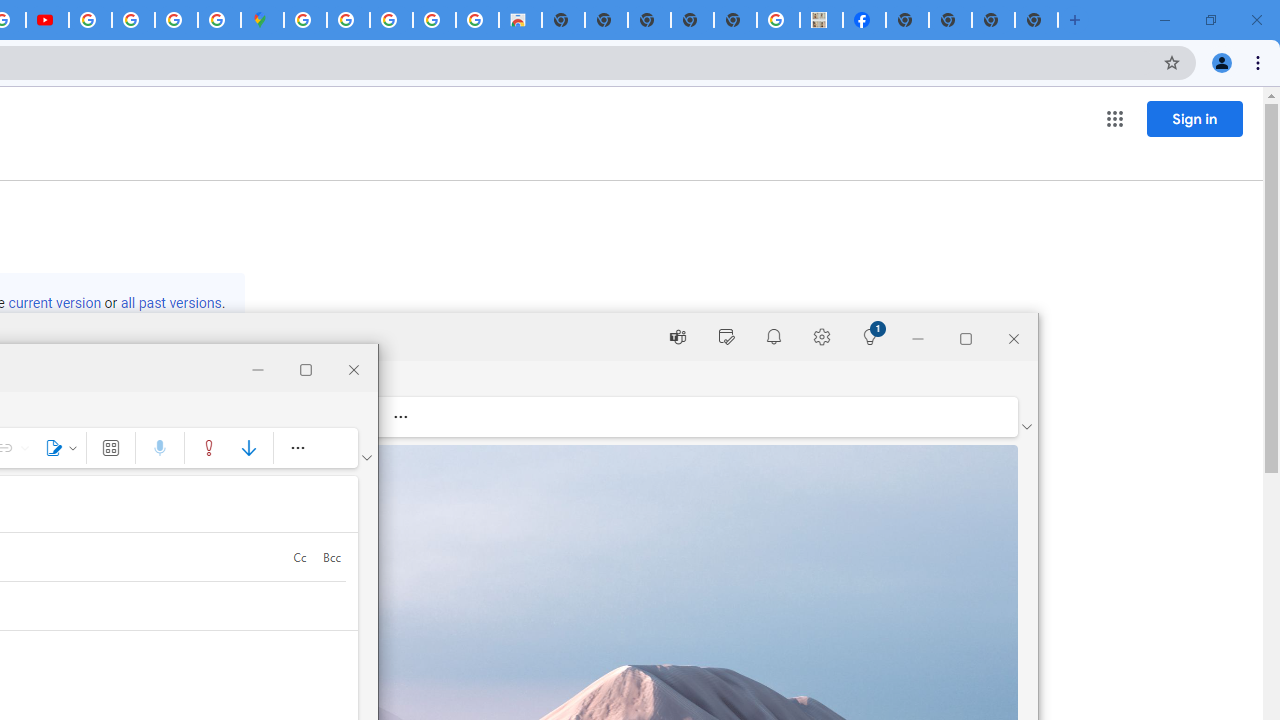  What do you see at coordinates (247, 446) in the screenshot?
I see `'Low importance'` at bounding box center [247, 446].